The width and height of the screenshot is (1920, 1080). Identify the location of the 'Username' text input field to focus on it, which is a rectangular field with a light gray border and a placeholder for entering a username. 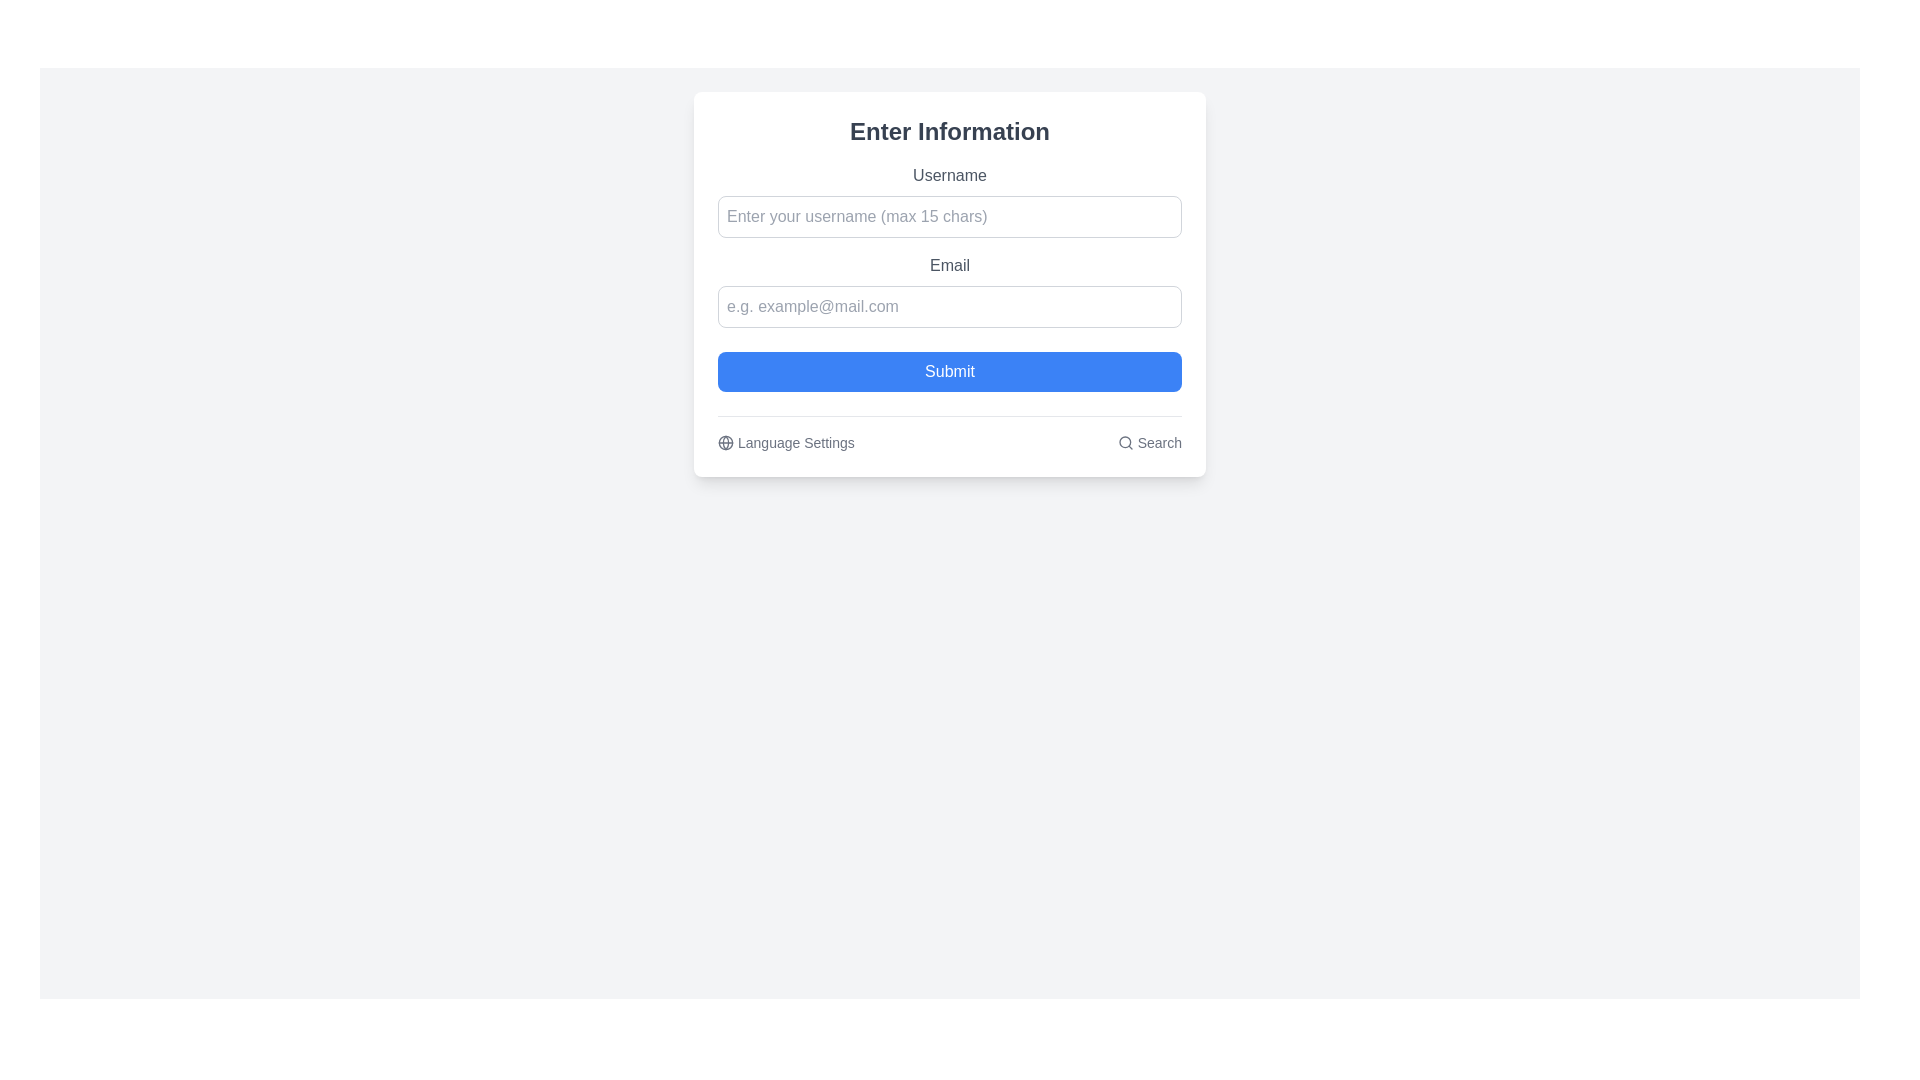
(949, 200).